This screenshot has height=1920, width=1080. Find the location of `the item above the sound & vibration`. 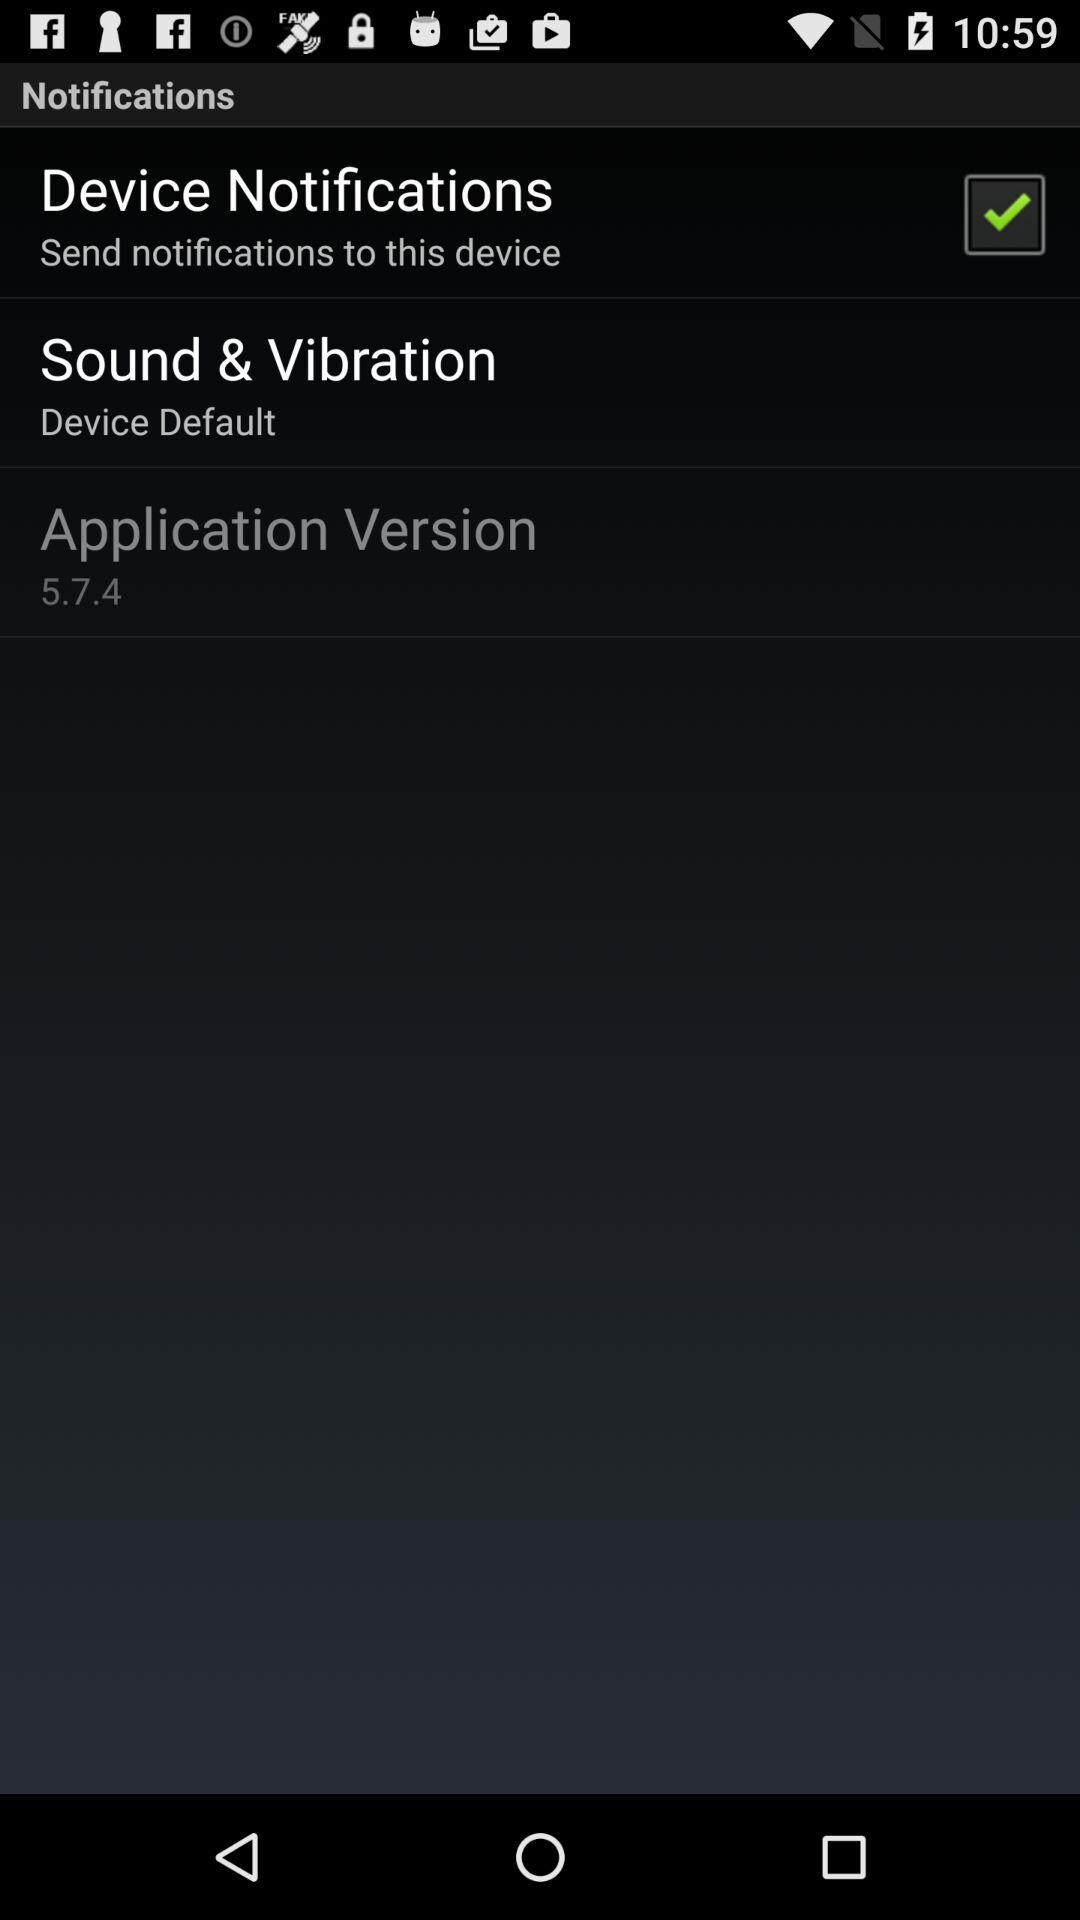

the item above the sound & vibration is located at coordinates (300, 250).